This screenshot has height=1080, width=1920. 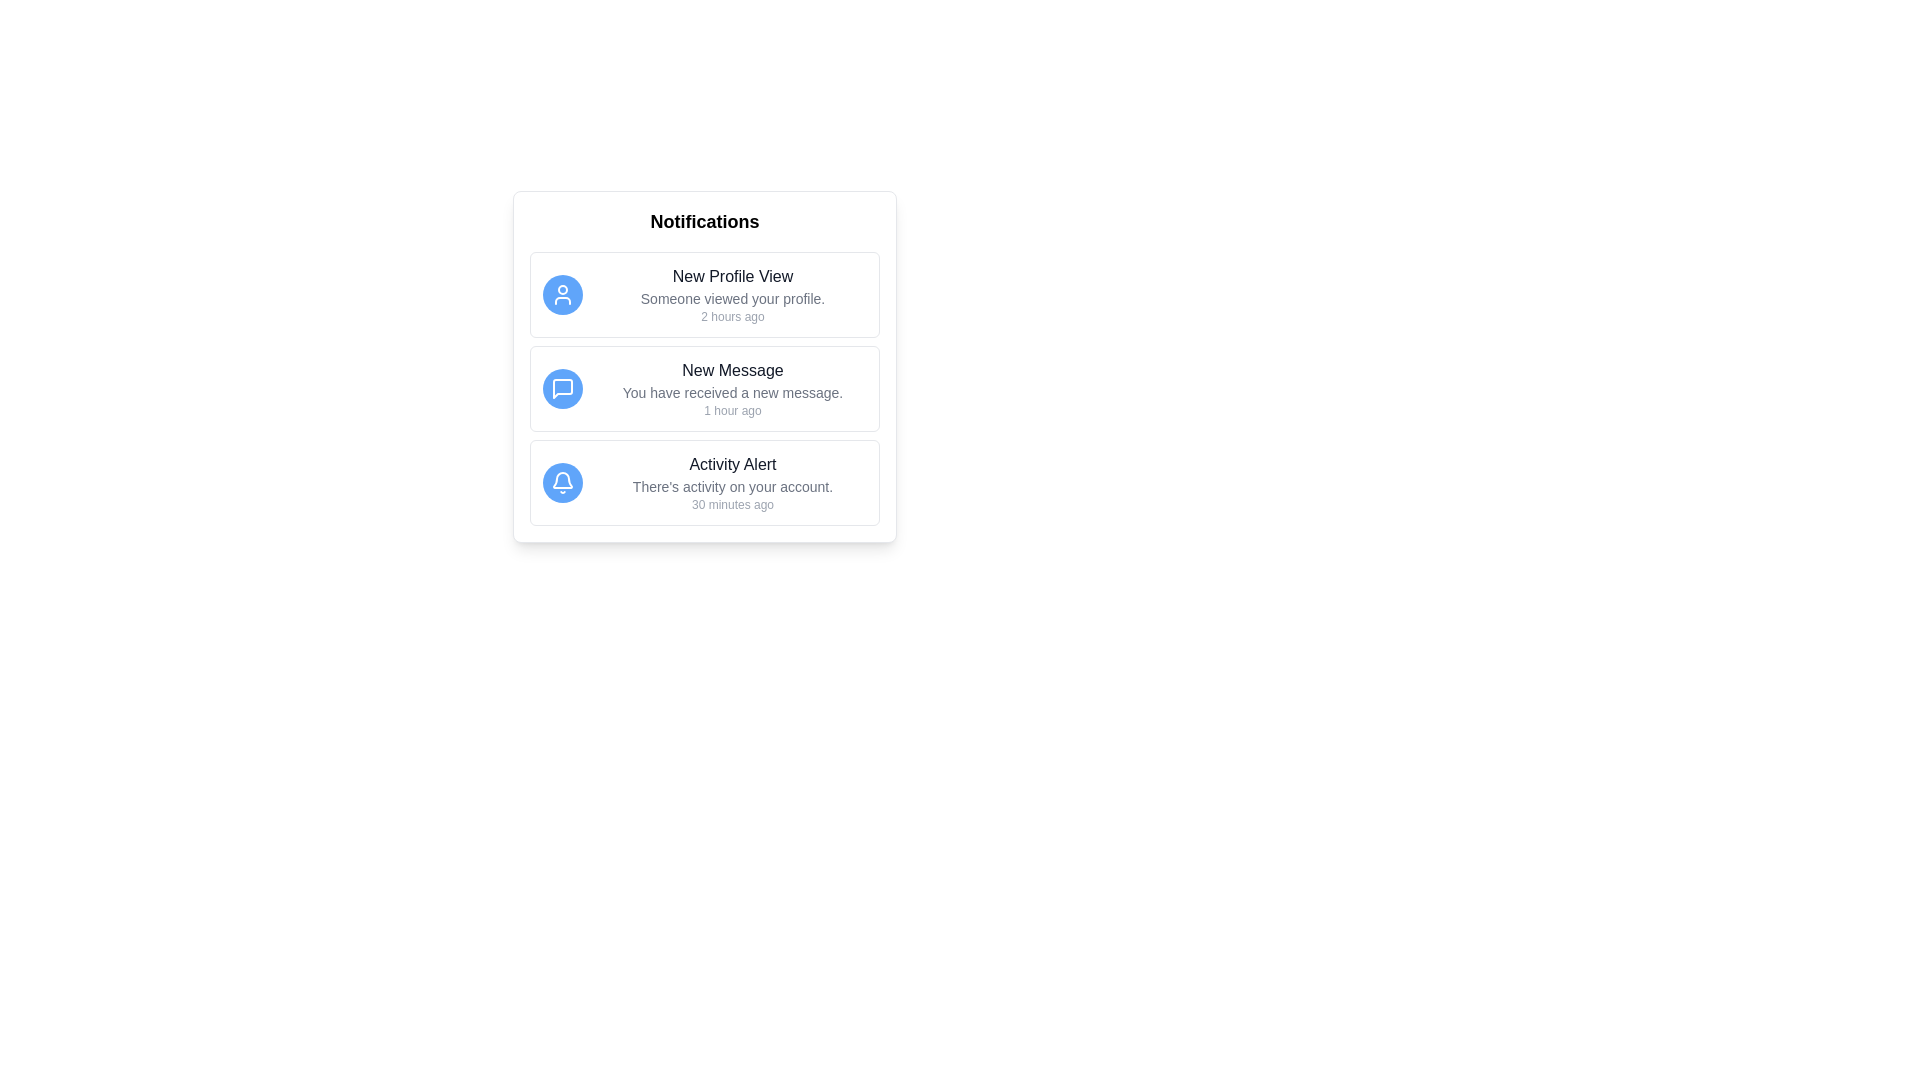 What do you see at coordinates (732, 410) in the screenshot?
I see `the text label displaying '1 hour ago' in light gray color, located at the lower right corner of the notification box titled 'New Message'` at bounding box center [732, 410].